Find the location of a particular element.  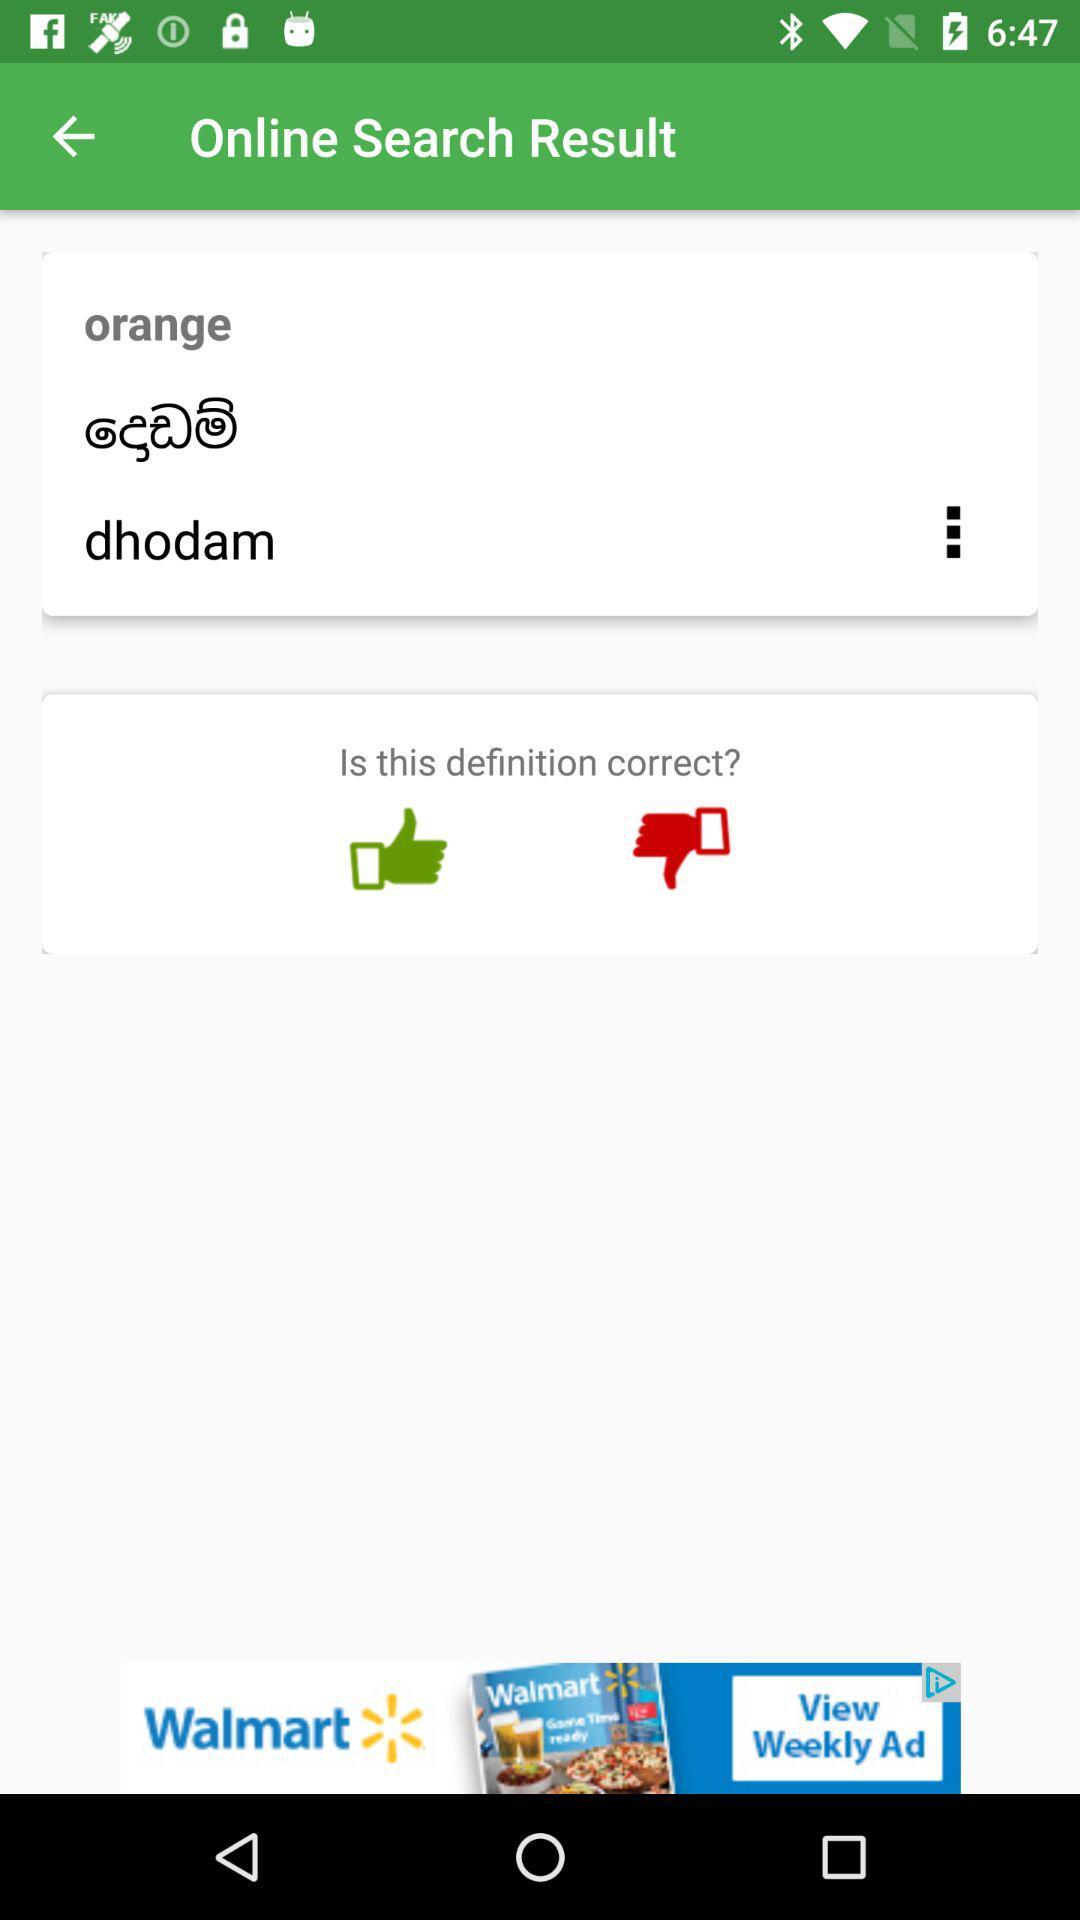

dispute definition is located at coordinates (680, 849).